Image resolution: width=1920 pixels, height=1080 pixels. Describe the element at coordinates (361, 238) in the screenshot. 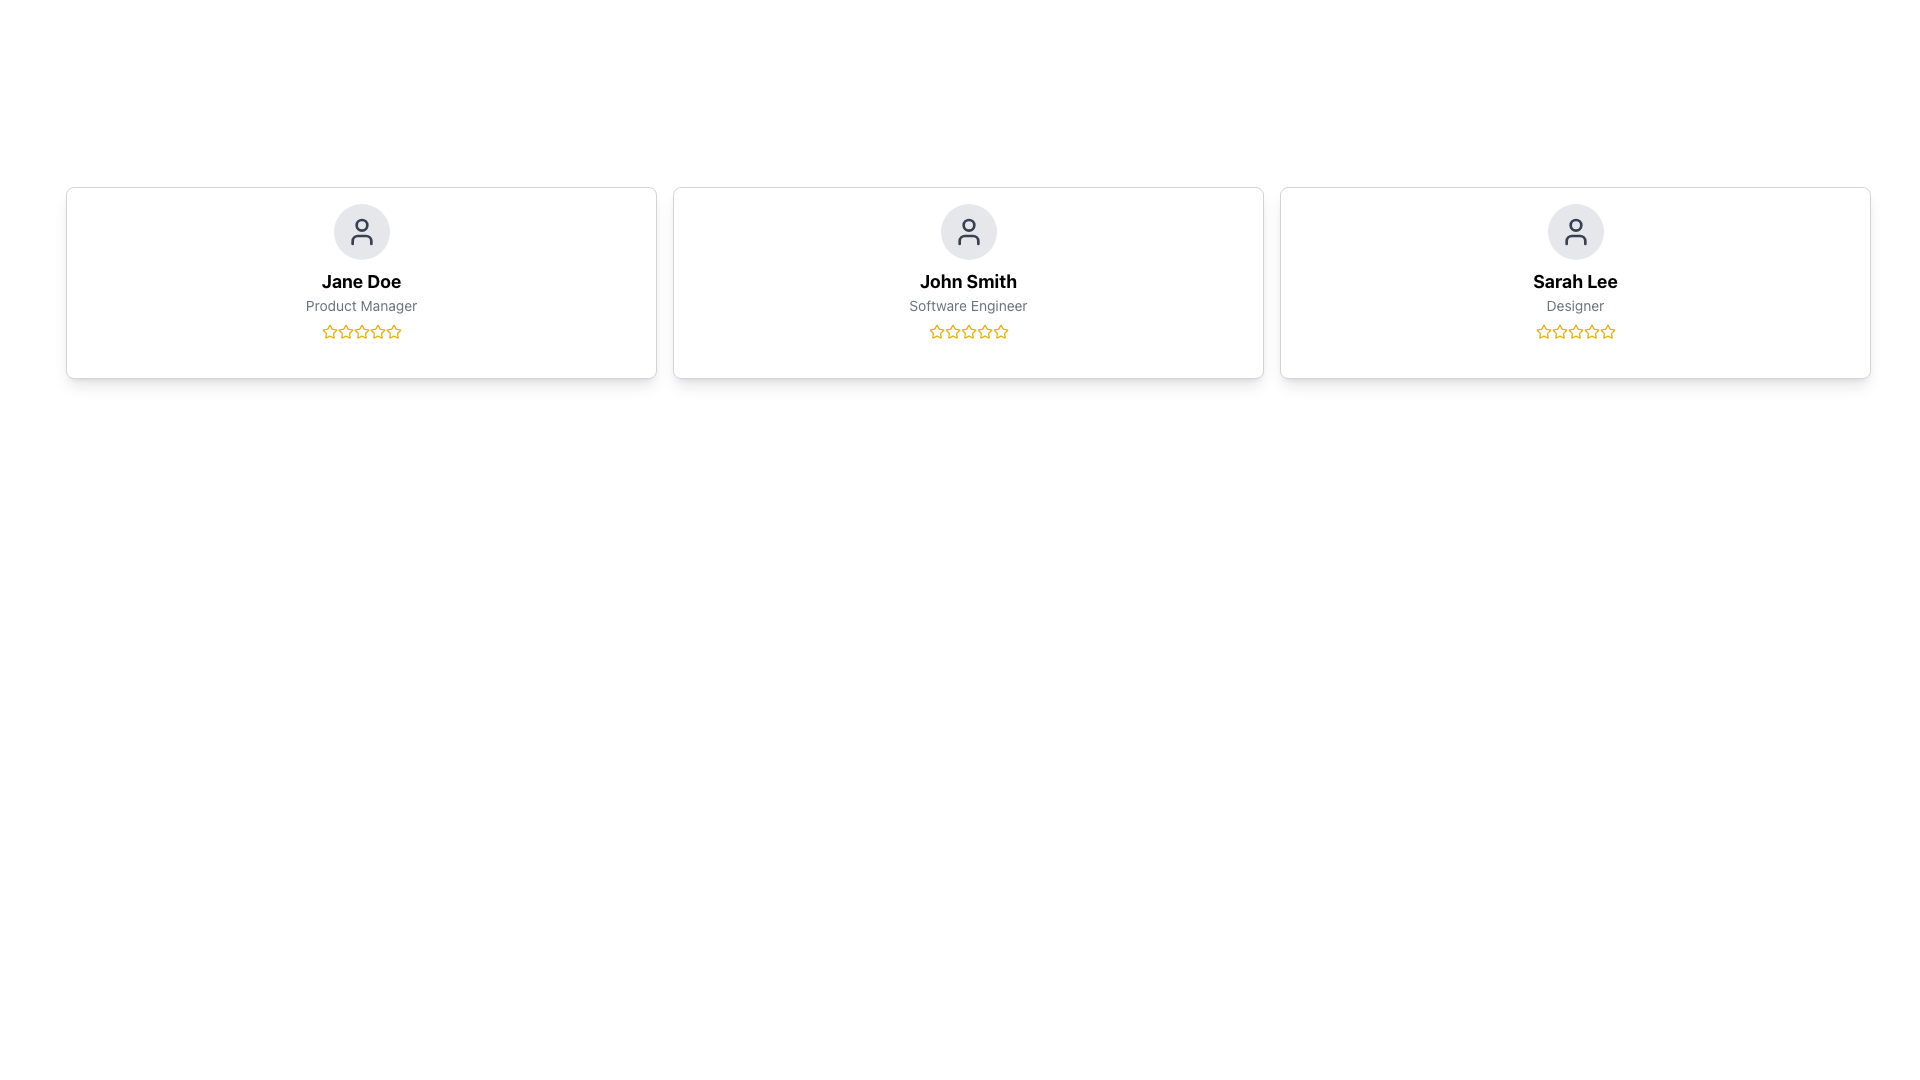

I see `the torso region of the user profile icon for Jane Doe, which is centrally positioned in the card interface` at that location.